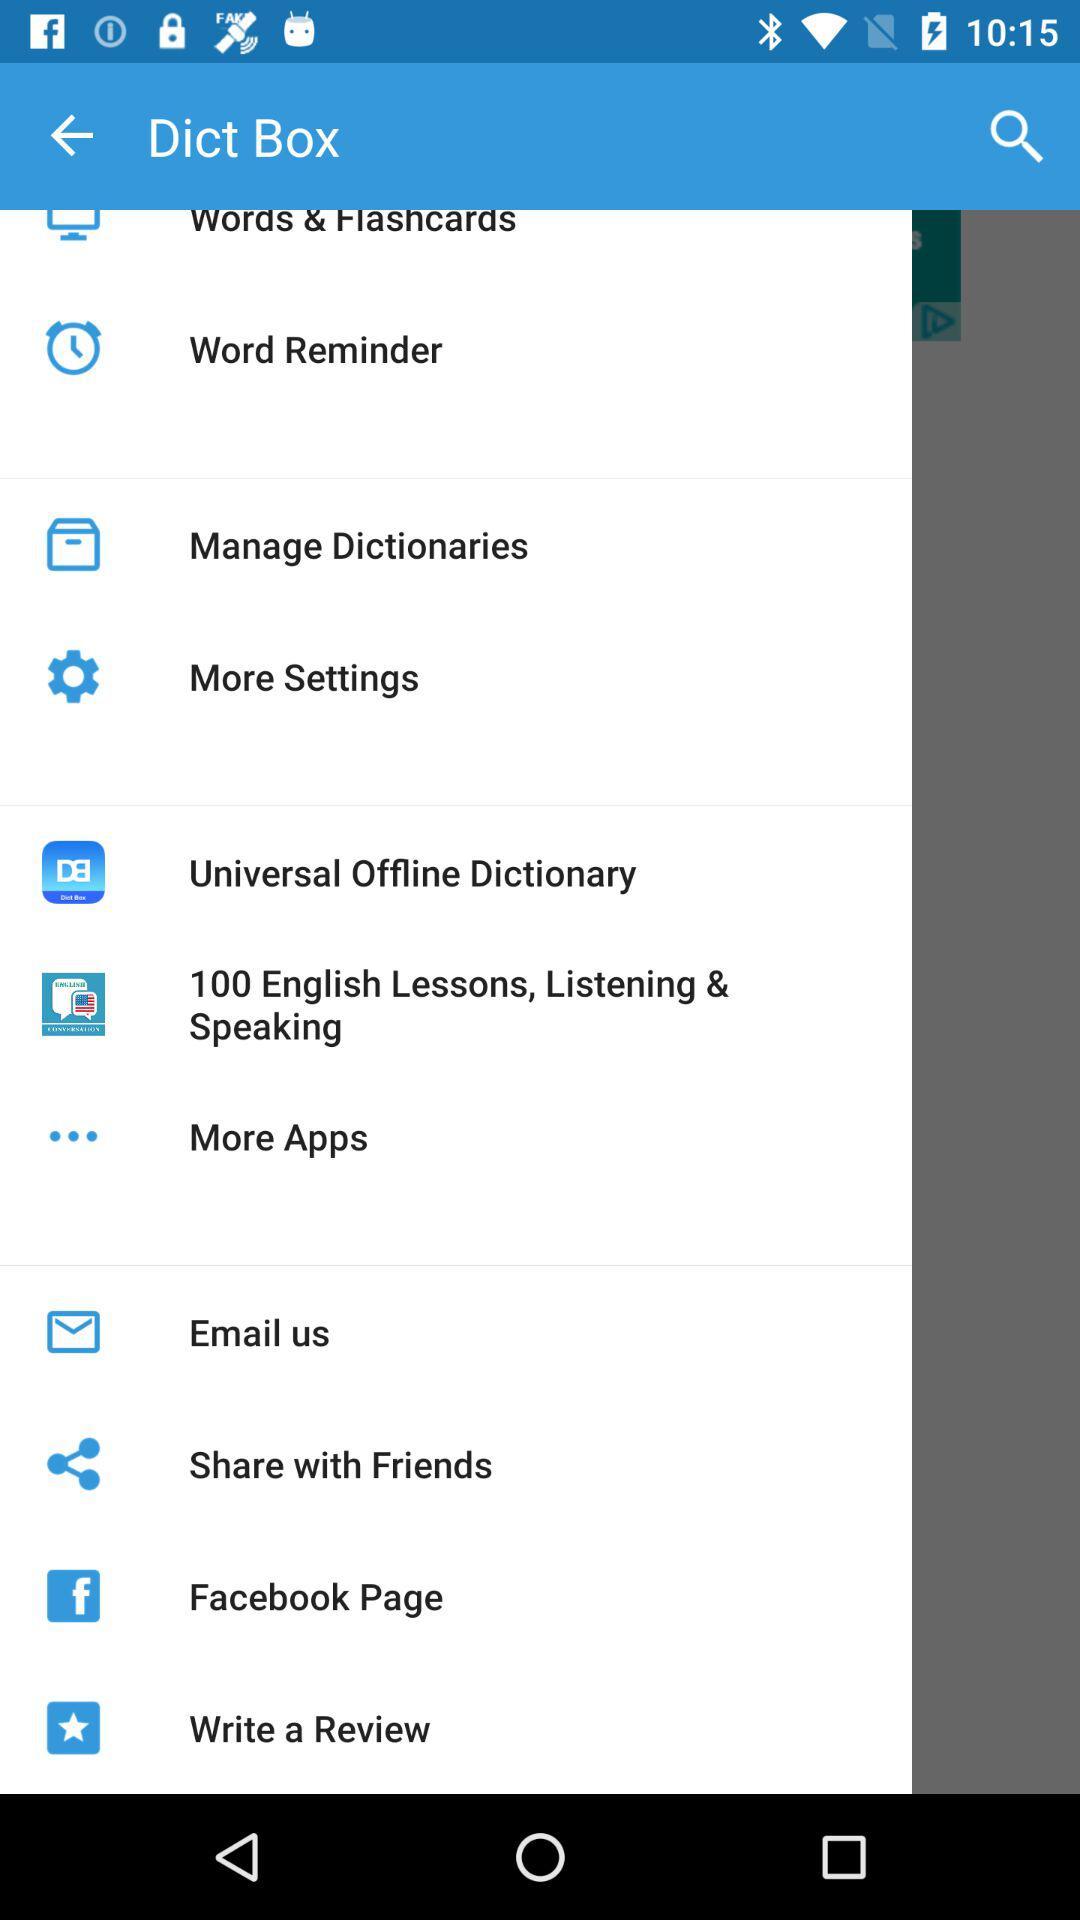 This screenshot has width=1080, height=1920. I want to click on item at the top right corner, so click(1017, 135).